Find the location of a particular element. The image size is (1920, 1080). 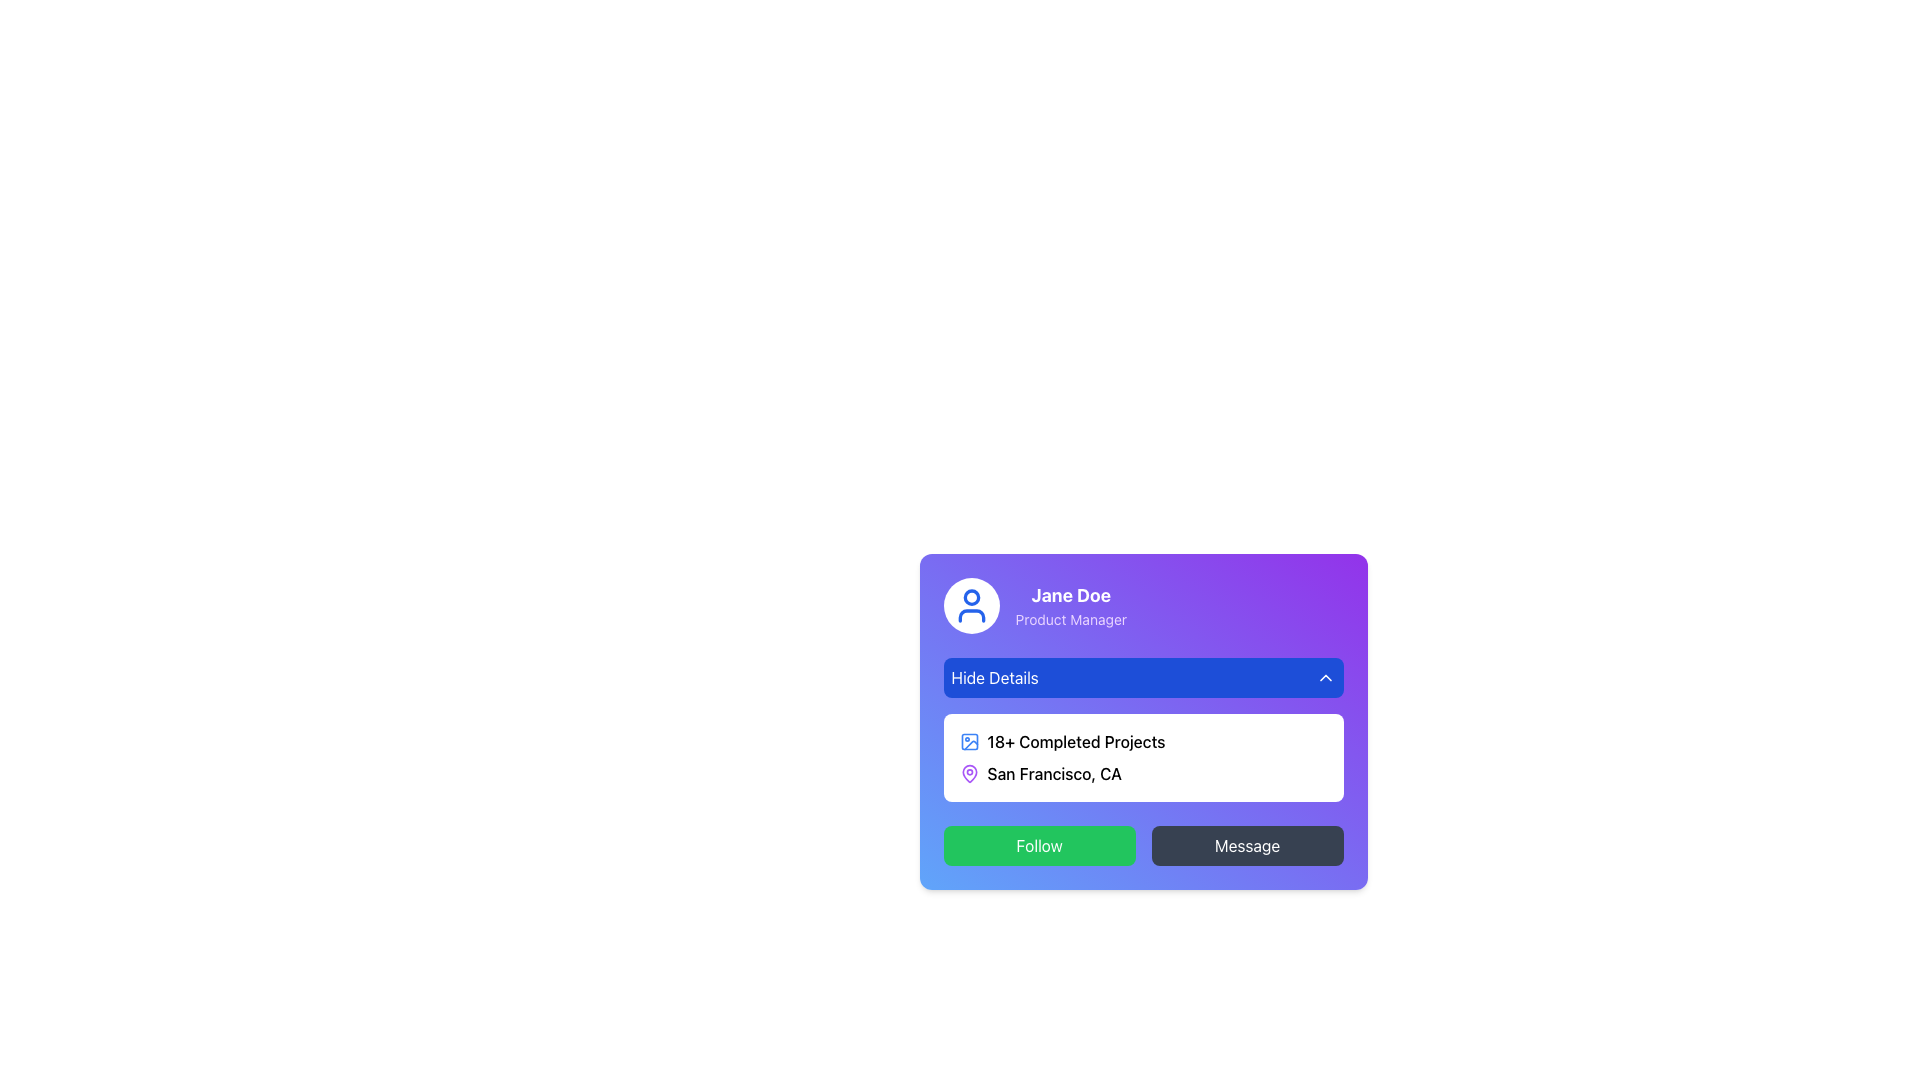

the rectangular button labeled 'Message' with a dark gray background is located at coordinates (1246, 845).